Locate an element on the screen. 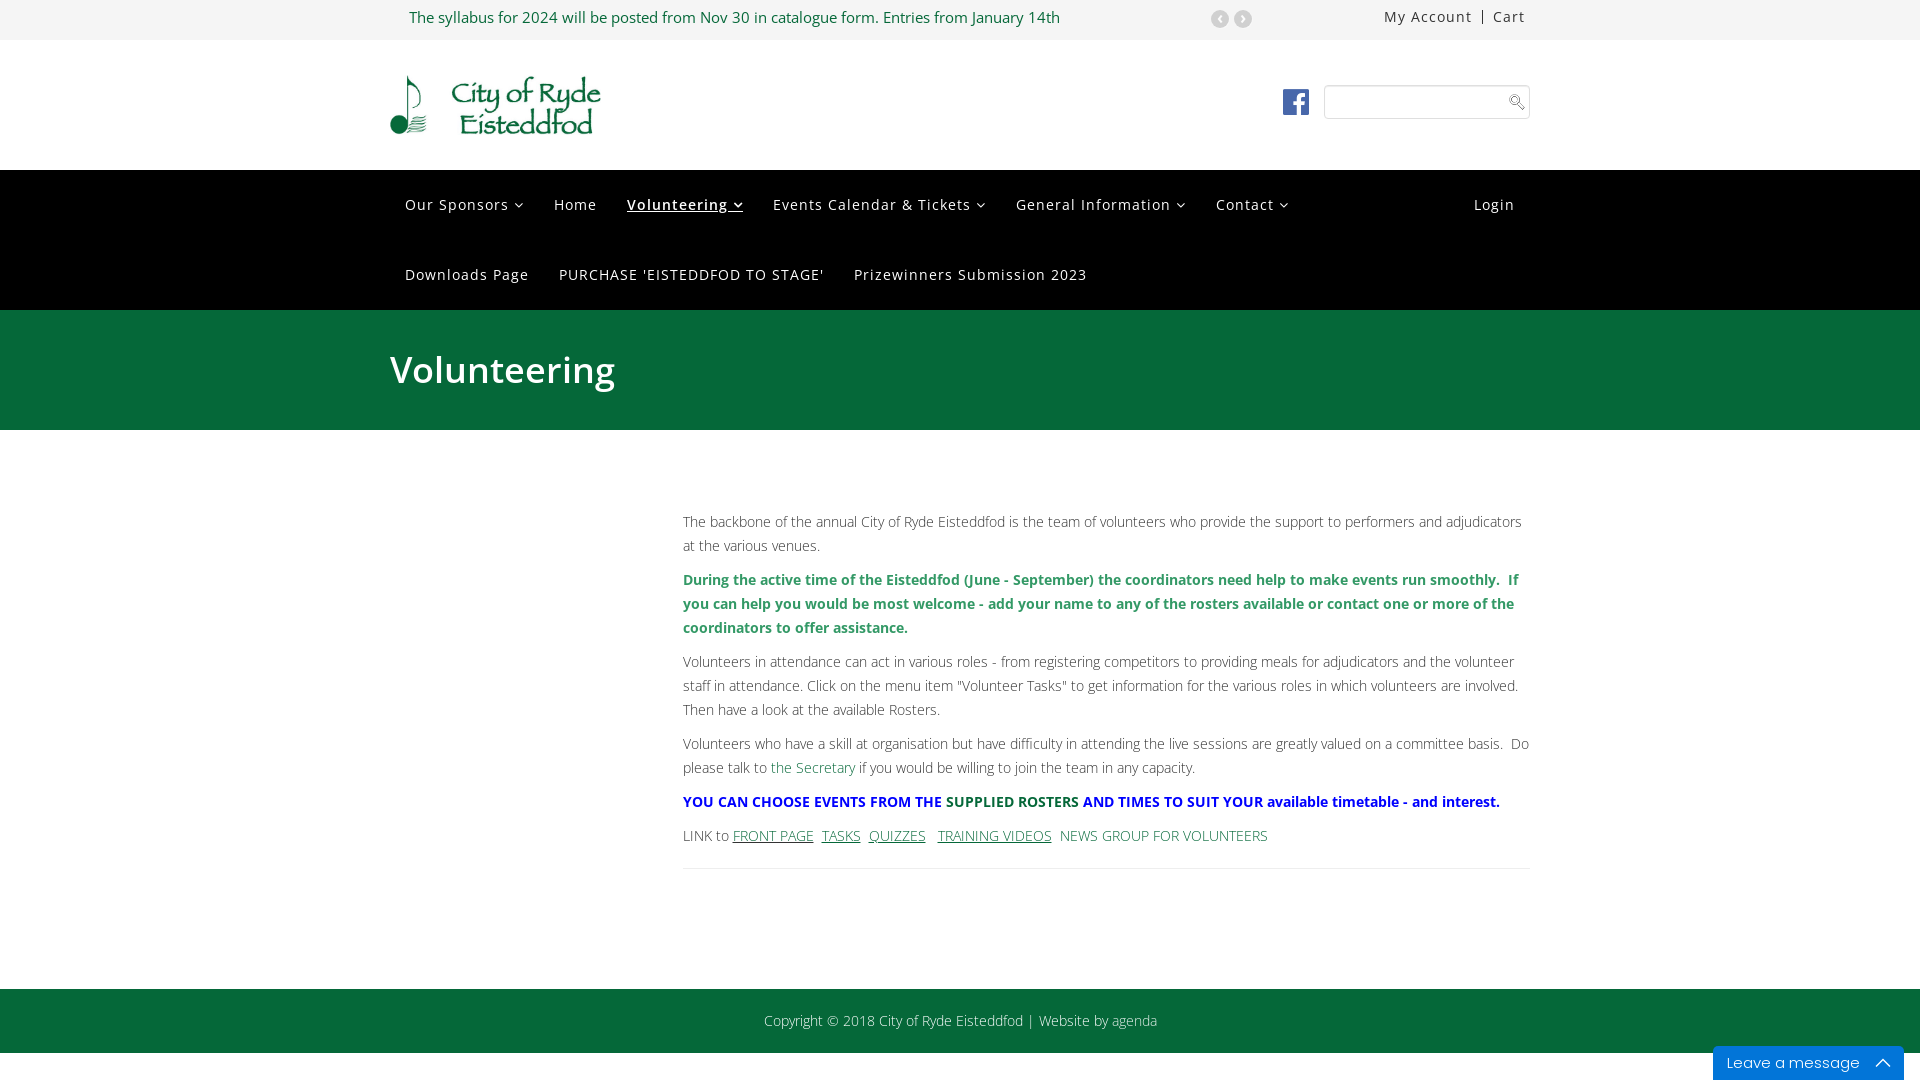 This screenshot has width=1920, height=1080. 'TASKS' is located at coordinates (839, 835).